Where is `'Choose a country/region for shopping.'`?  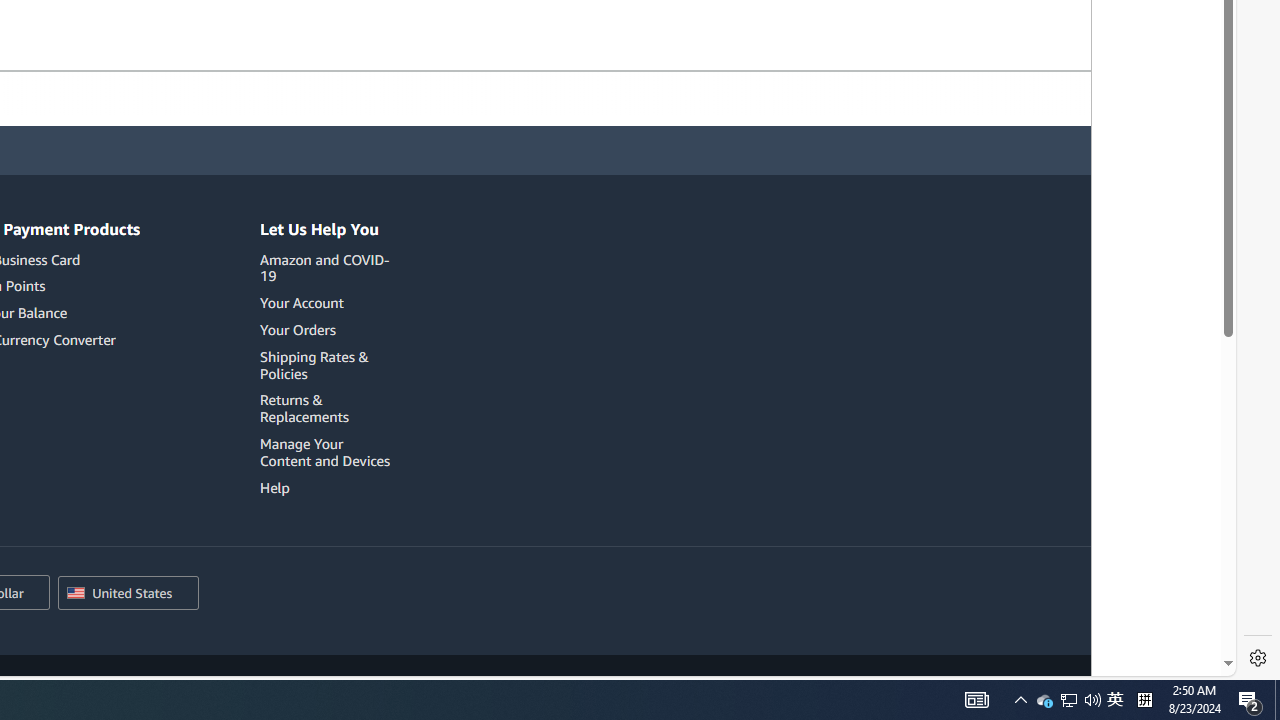 'Choose a country/region for shopping.' is located at coordinates (127, 592).